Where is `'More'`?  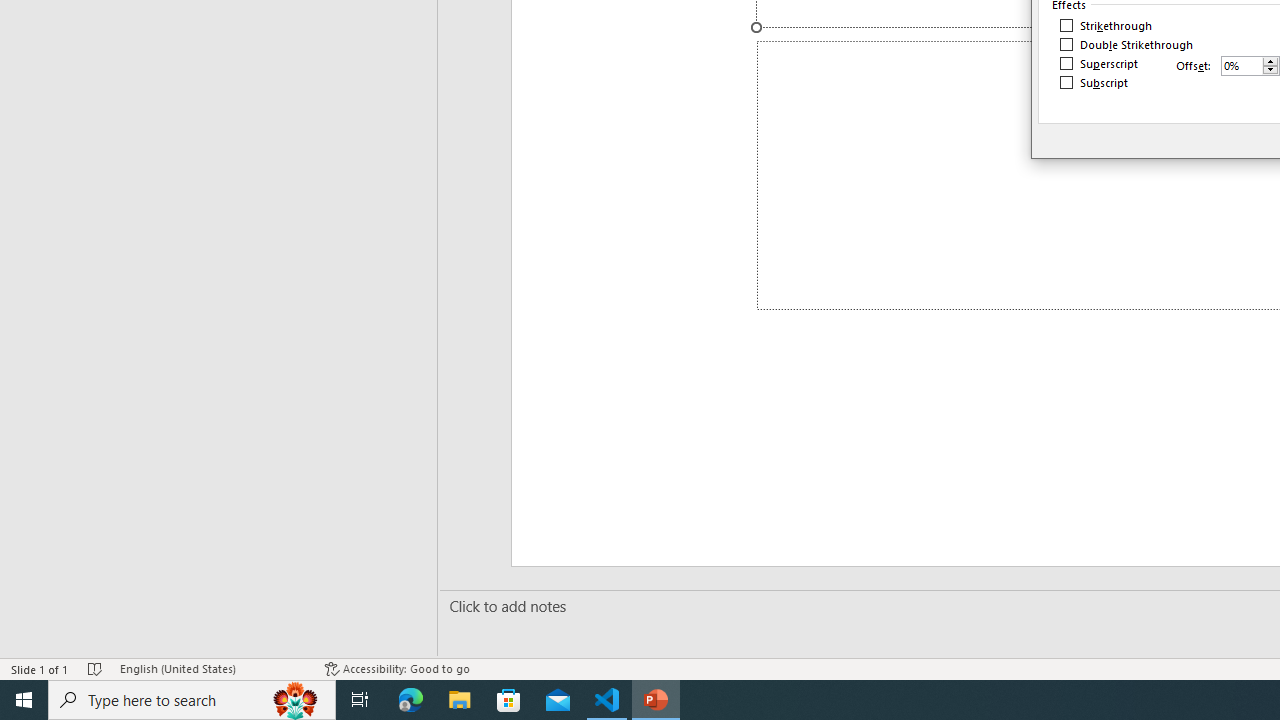
'More' is located at coordinates (1269, 60).